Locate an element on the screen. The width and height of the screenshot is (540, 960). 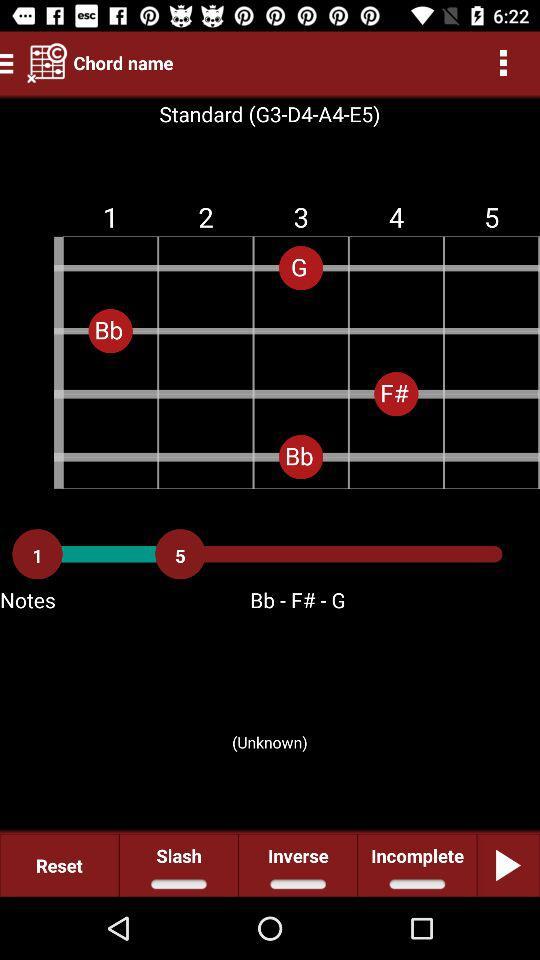
icon next to the inverse icon is located at coordinates (178, 864).